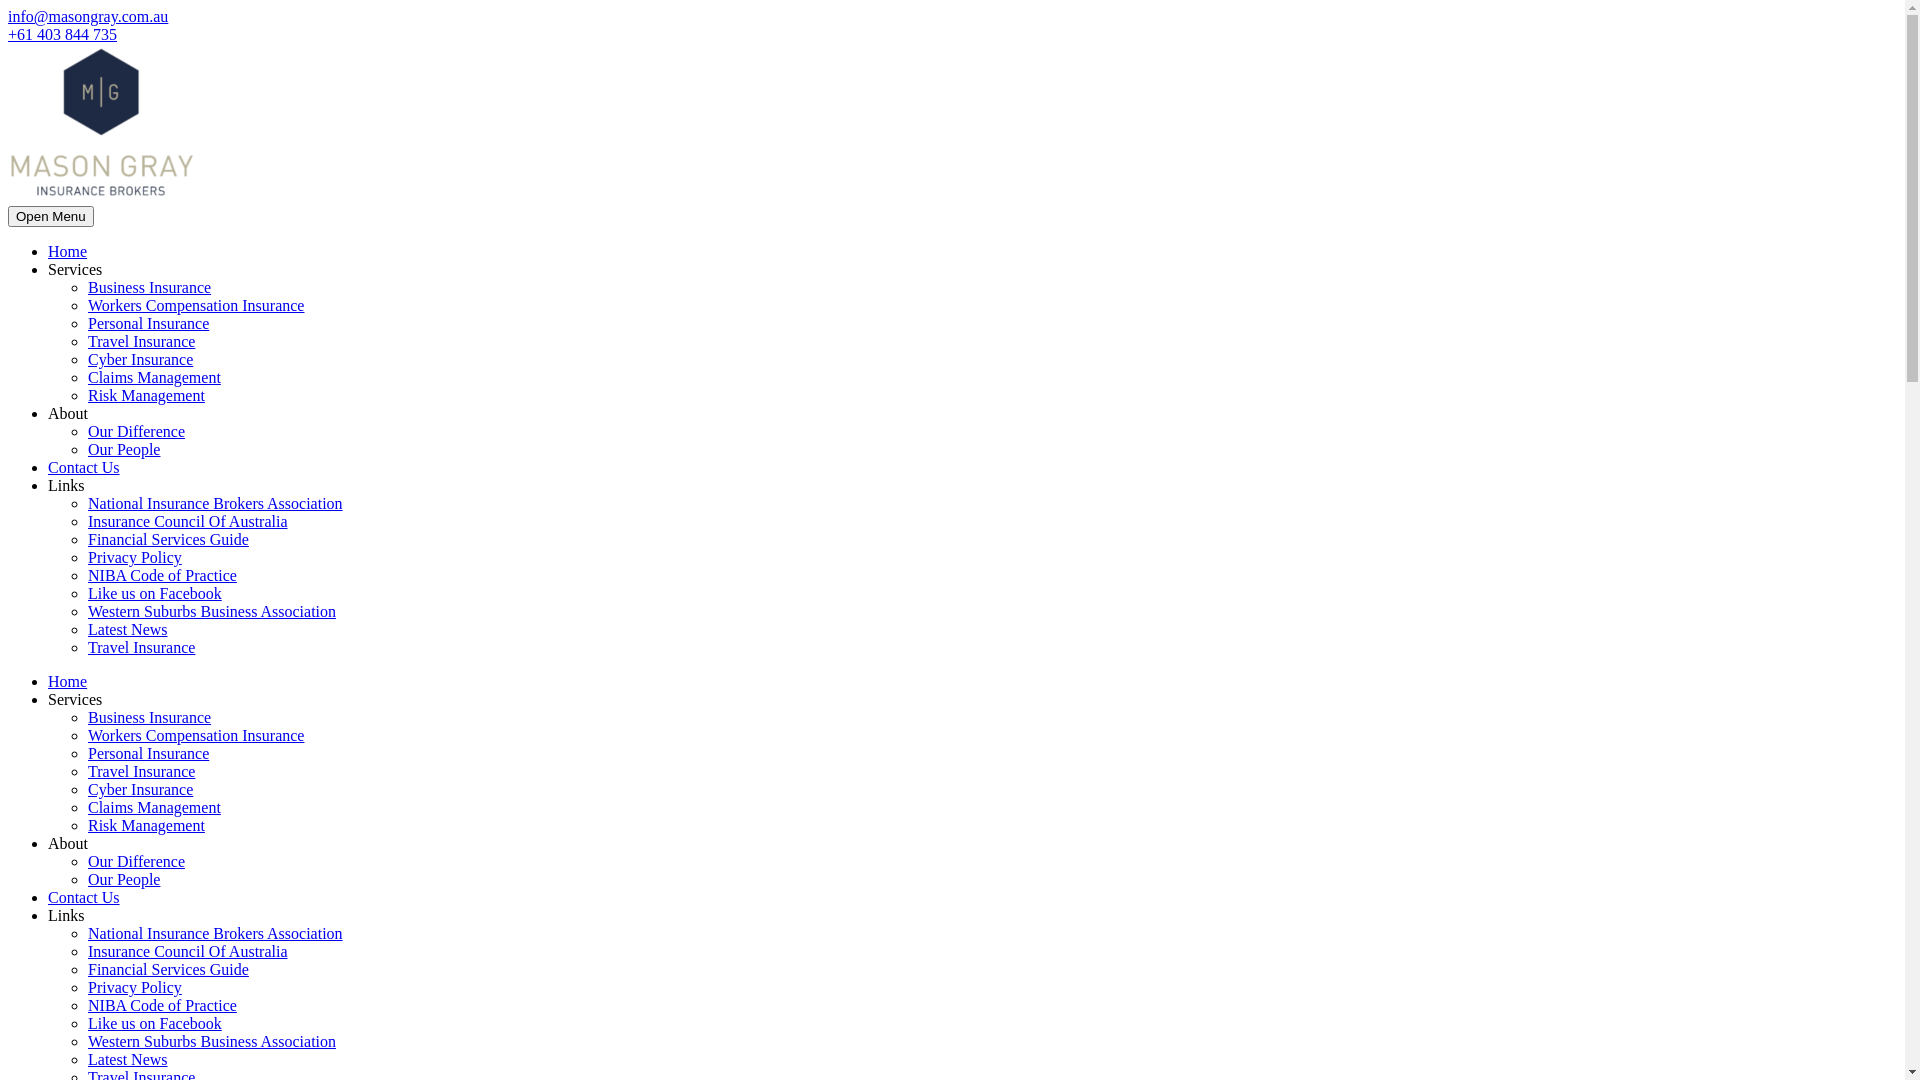 The image size is (1920, 1080). Describe the element at coordinates (140, 340) in the screenshot. I see `'Travel Insurance'` at that location.